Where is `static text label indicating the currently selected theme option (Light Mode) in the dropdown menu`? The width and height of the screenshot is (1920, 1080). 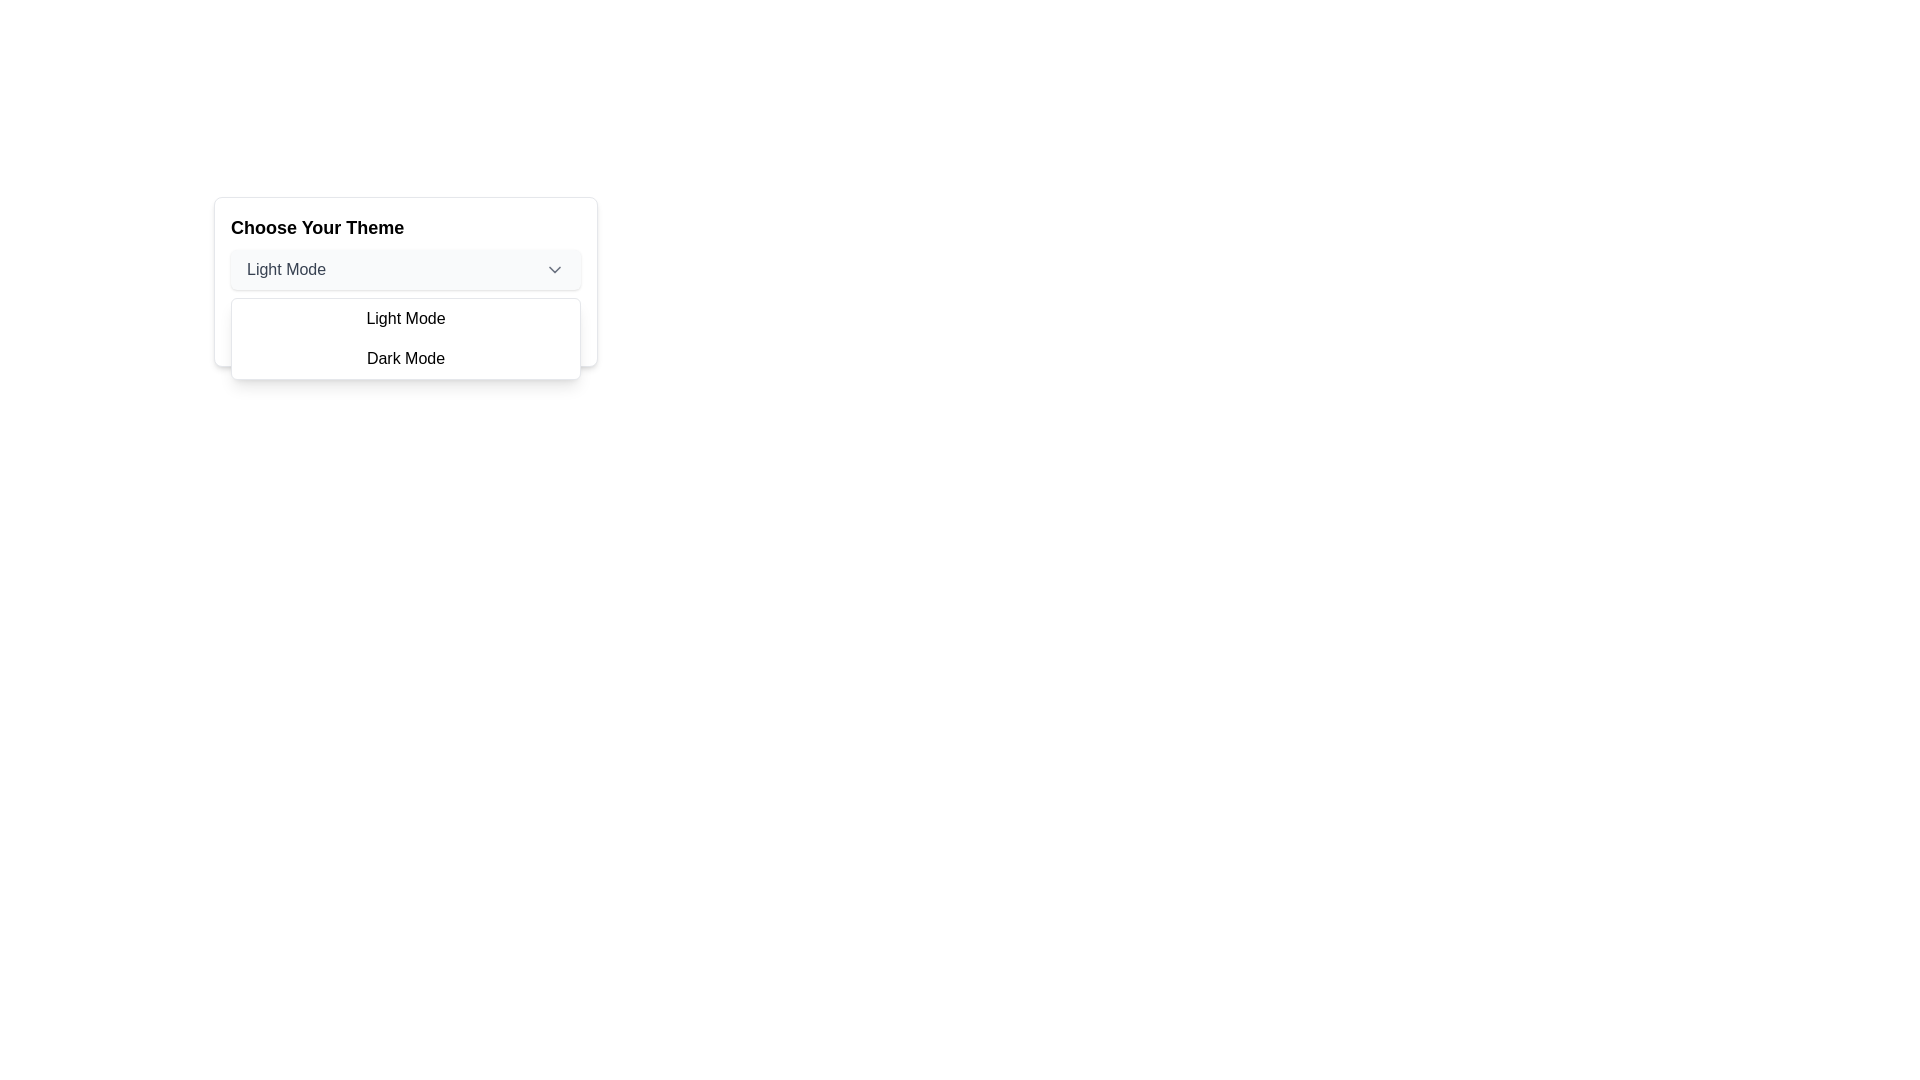
static text label indicating the currently selected theme option (Light Mode) in the dropdown menu is located at coordinates (285, 270).